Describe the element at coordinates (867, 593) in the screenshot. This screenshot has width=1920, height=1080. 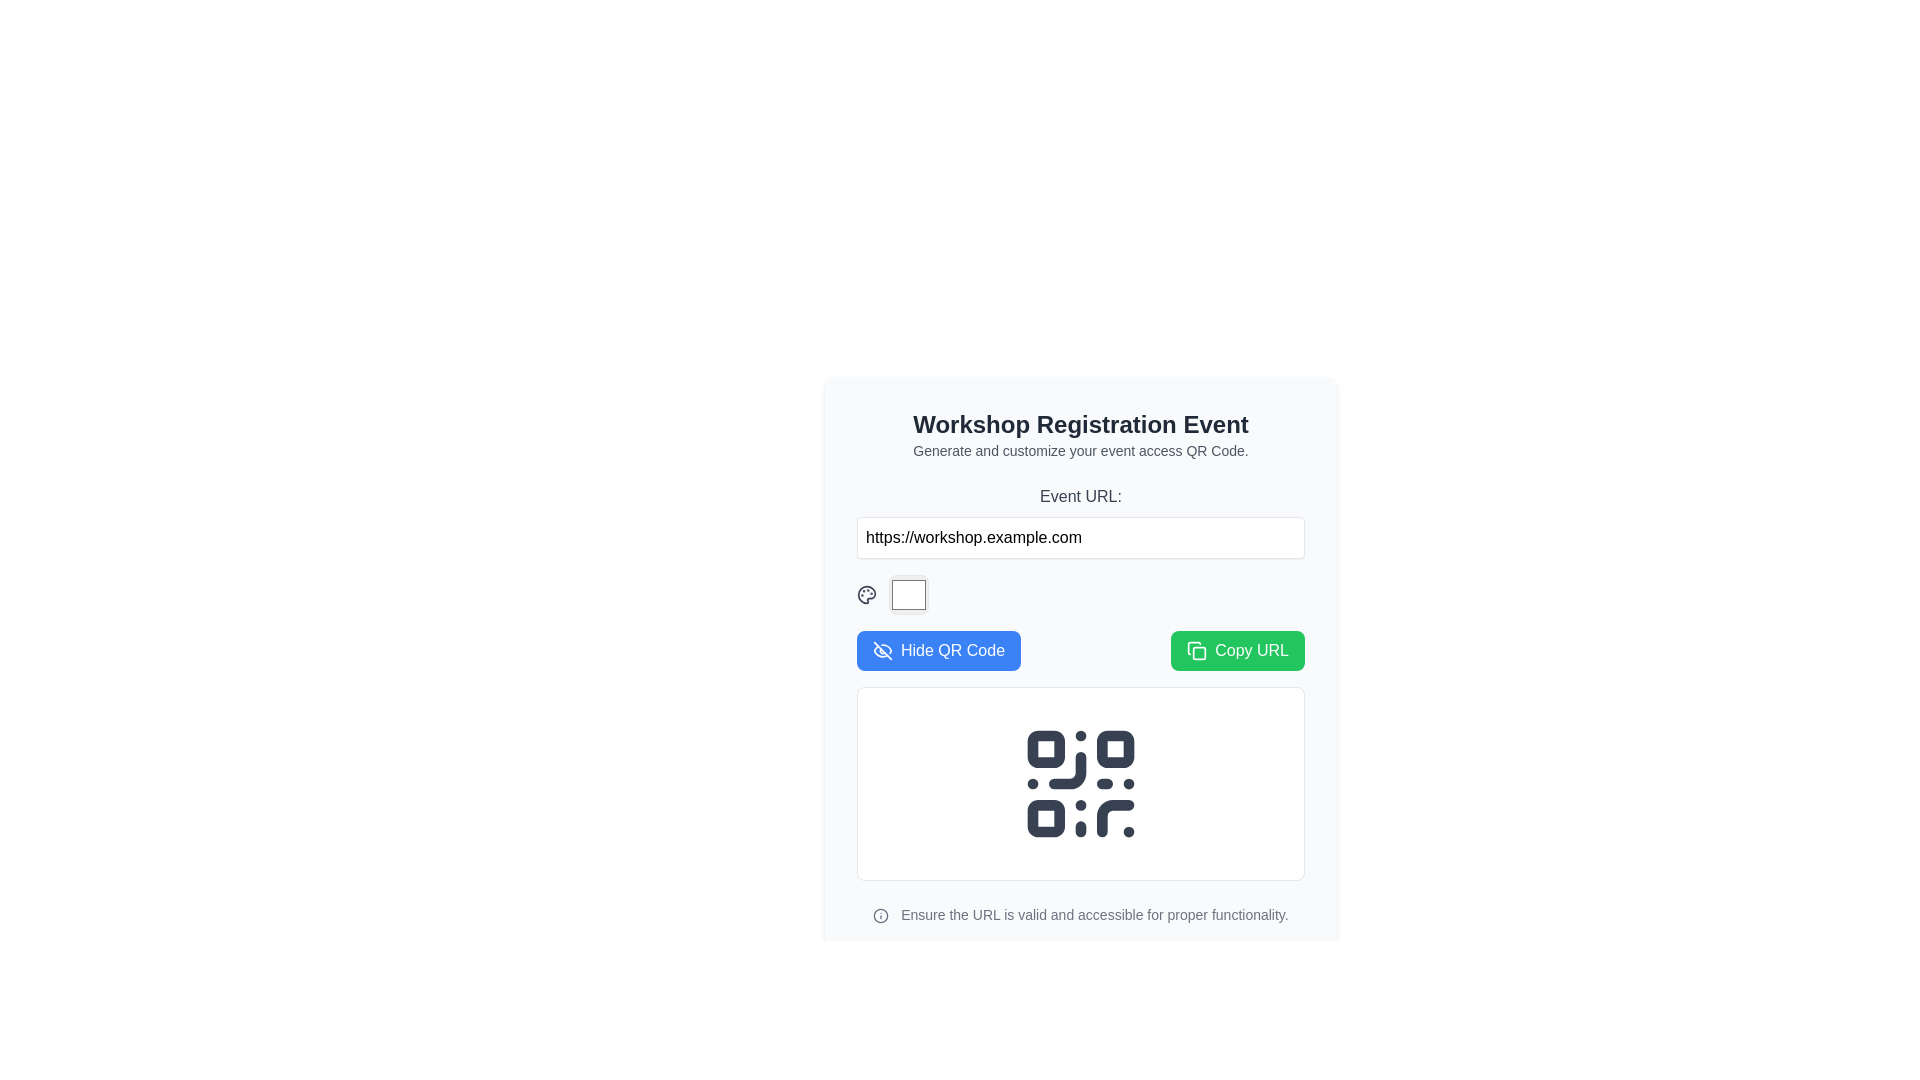
I see `the SVG graphic representing a palette icon, which is a modern minimalist design with circular elements, located near the middle-right of the interface close to the QR code input area` at that location.